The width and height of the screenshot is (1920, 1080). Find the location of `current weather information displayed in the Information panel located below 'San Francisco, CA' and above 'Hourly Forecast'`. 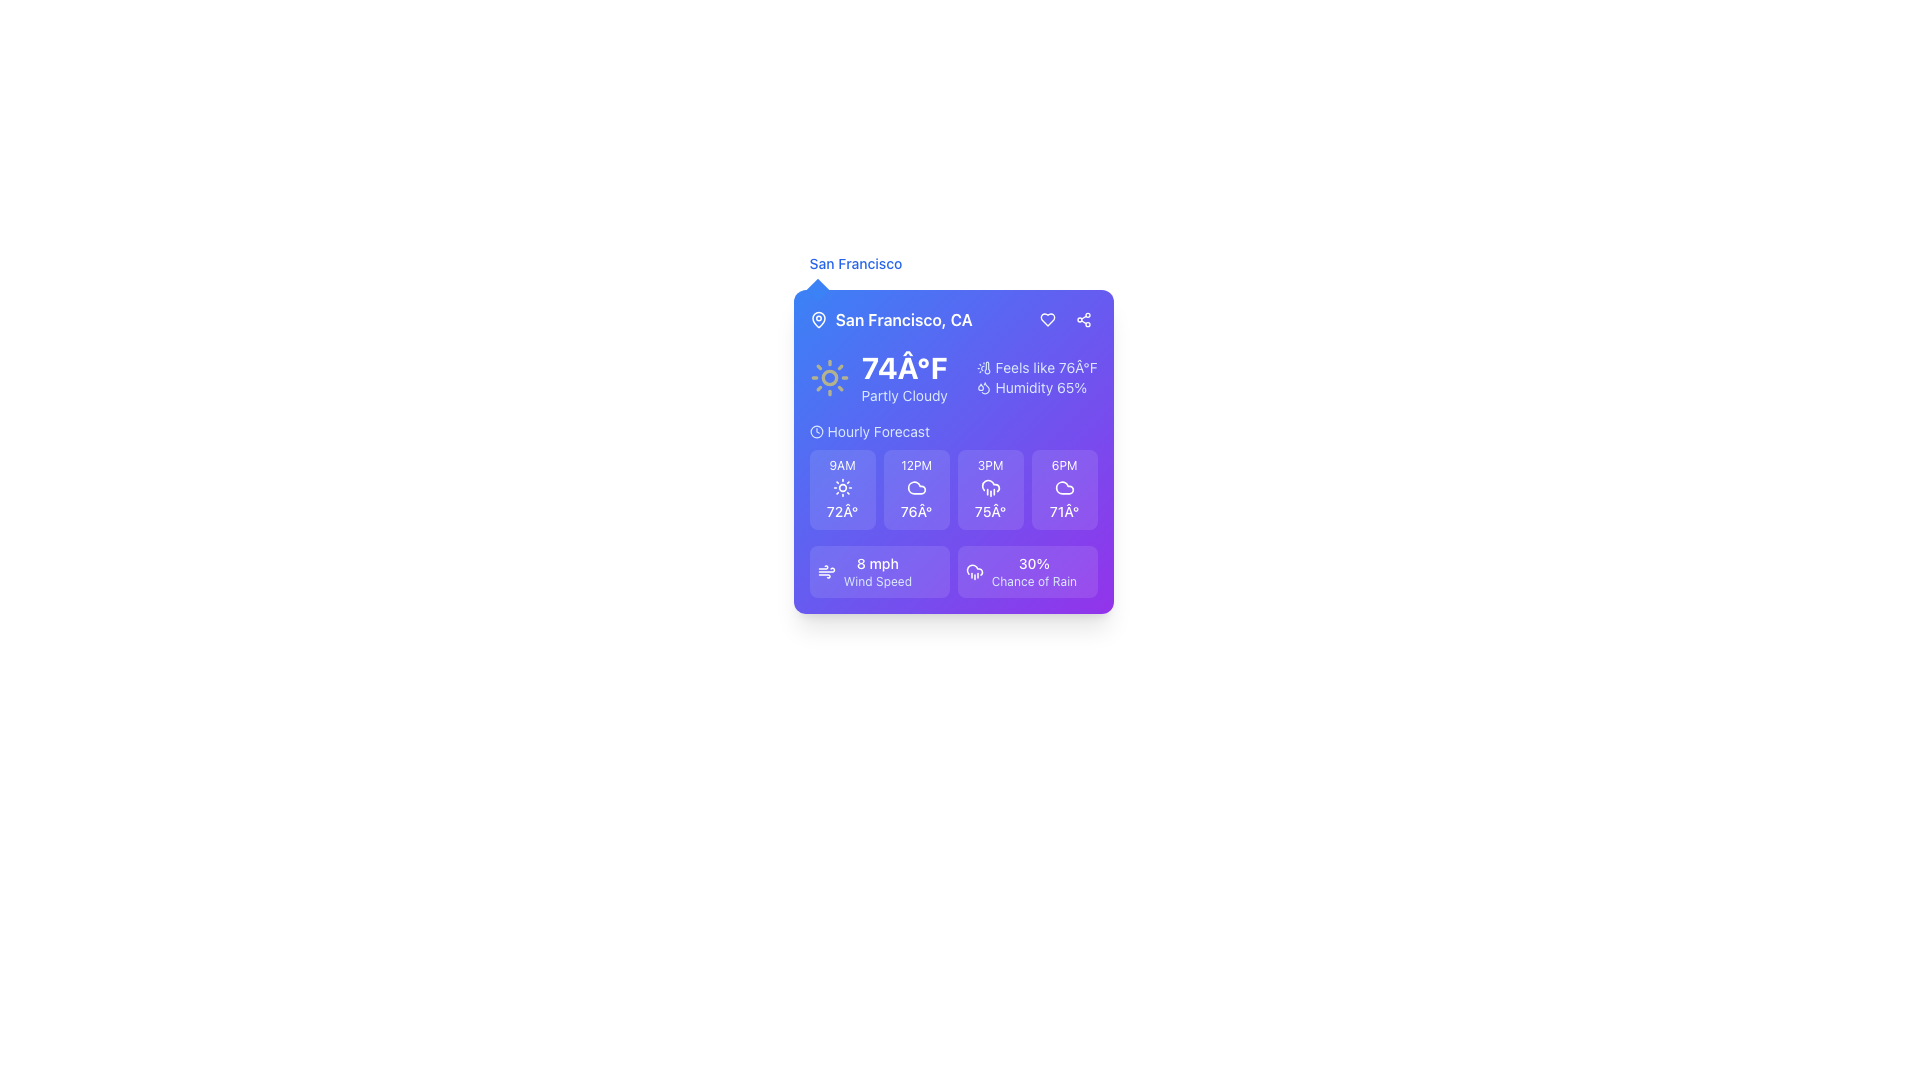

current weather information displayed in the Information panel located below 'San Francisco, CA' and above 'Hourly Forecast' is located at coordinates (952, 378).